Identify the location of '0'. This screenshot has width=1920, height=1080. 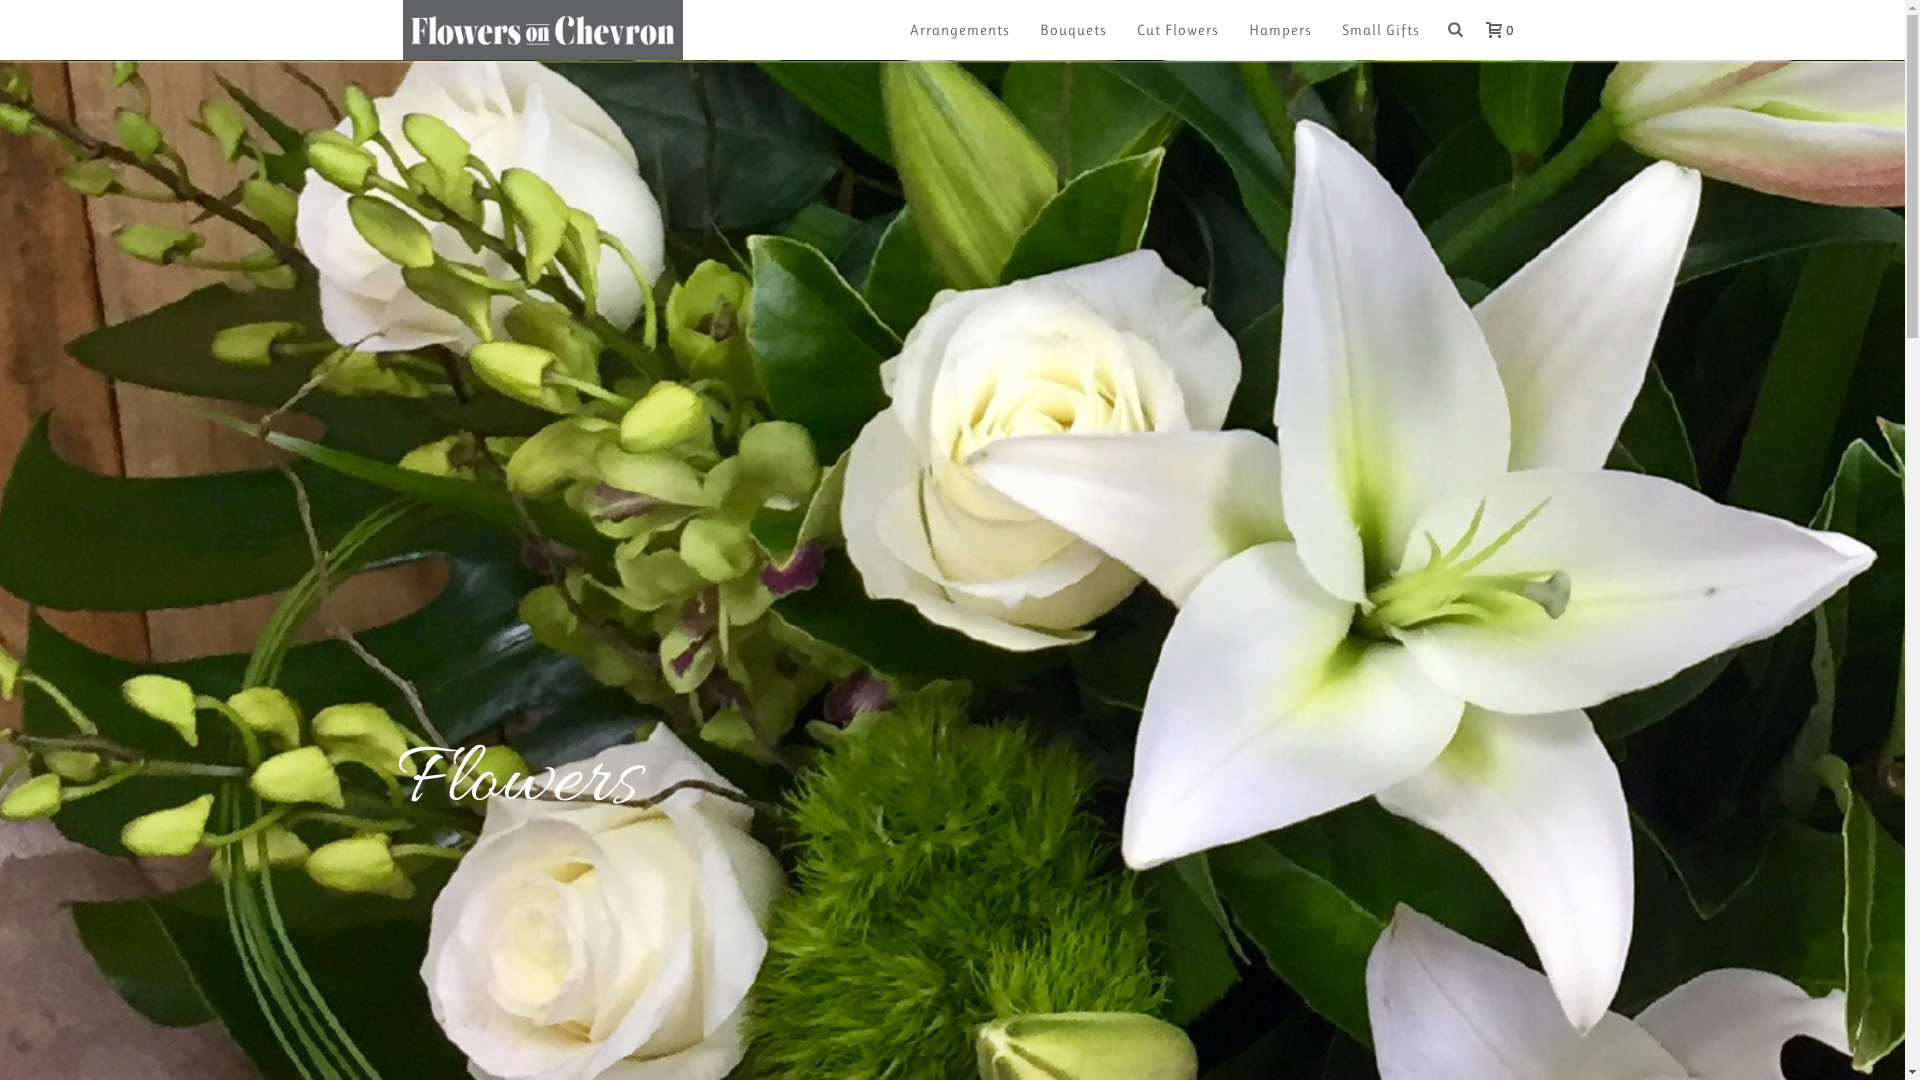
(1465, 29).